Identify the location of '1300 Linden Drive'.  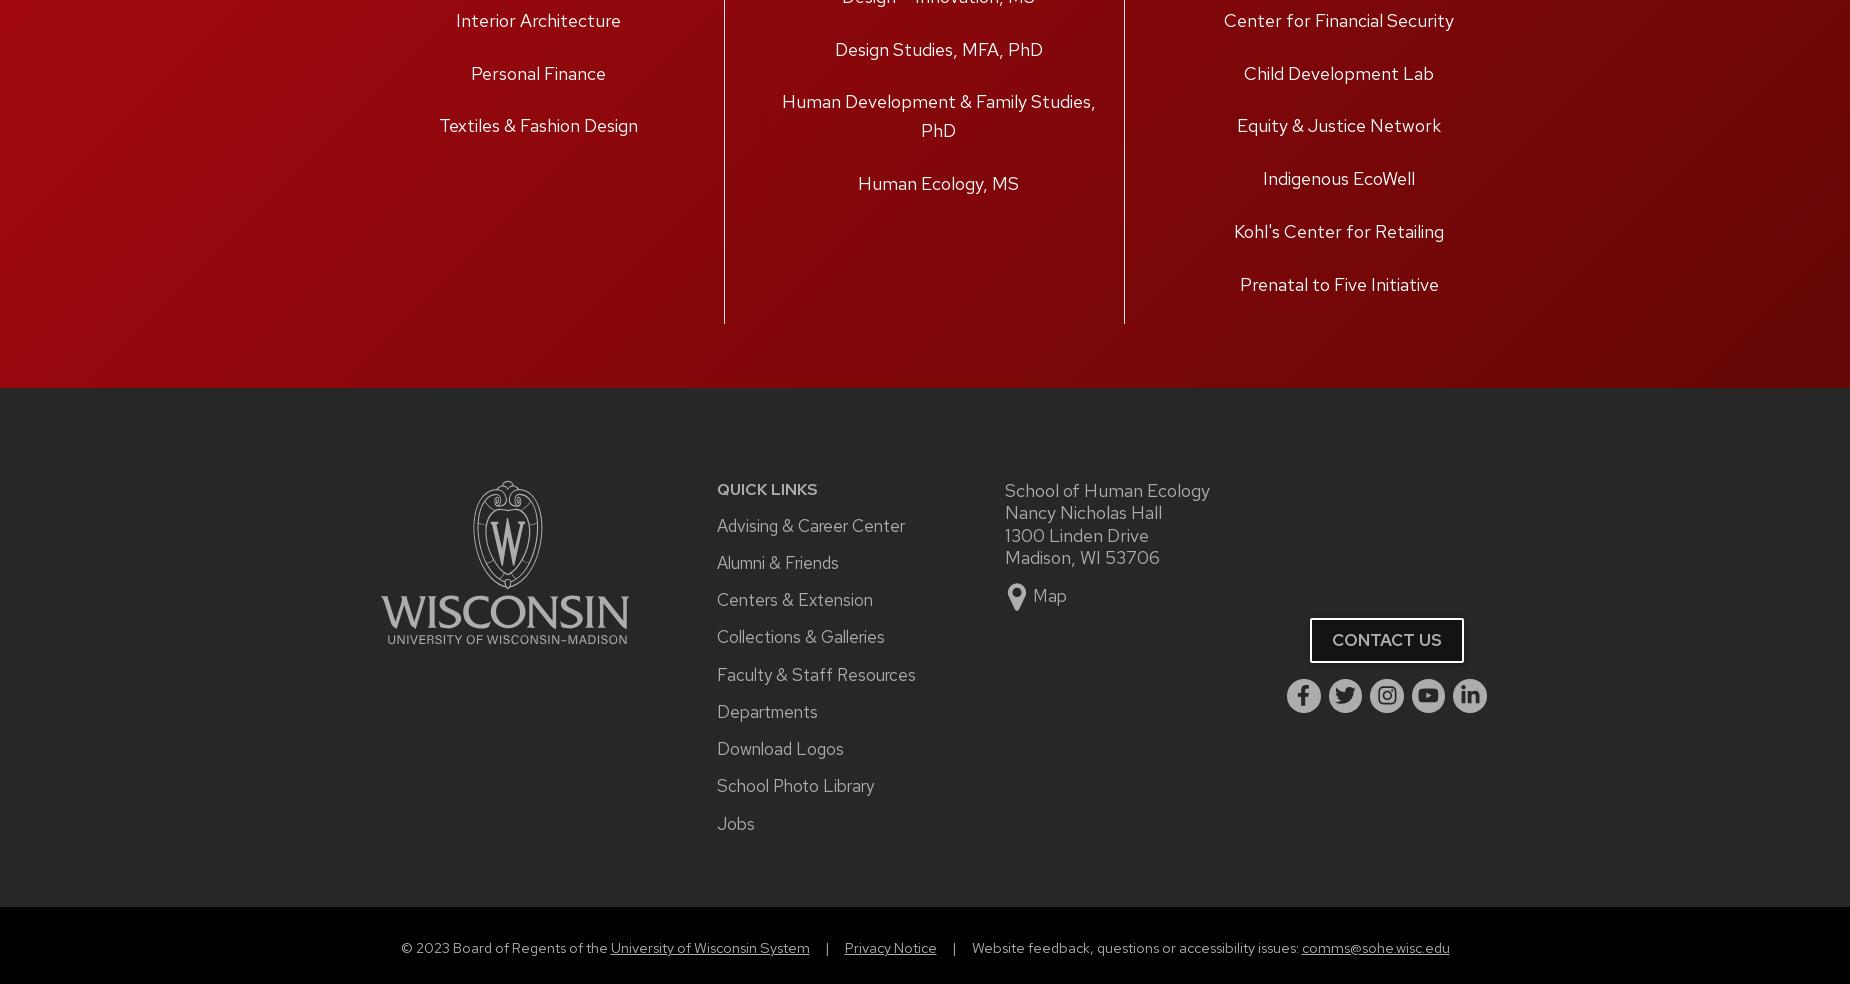
(1076, 533).